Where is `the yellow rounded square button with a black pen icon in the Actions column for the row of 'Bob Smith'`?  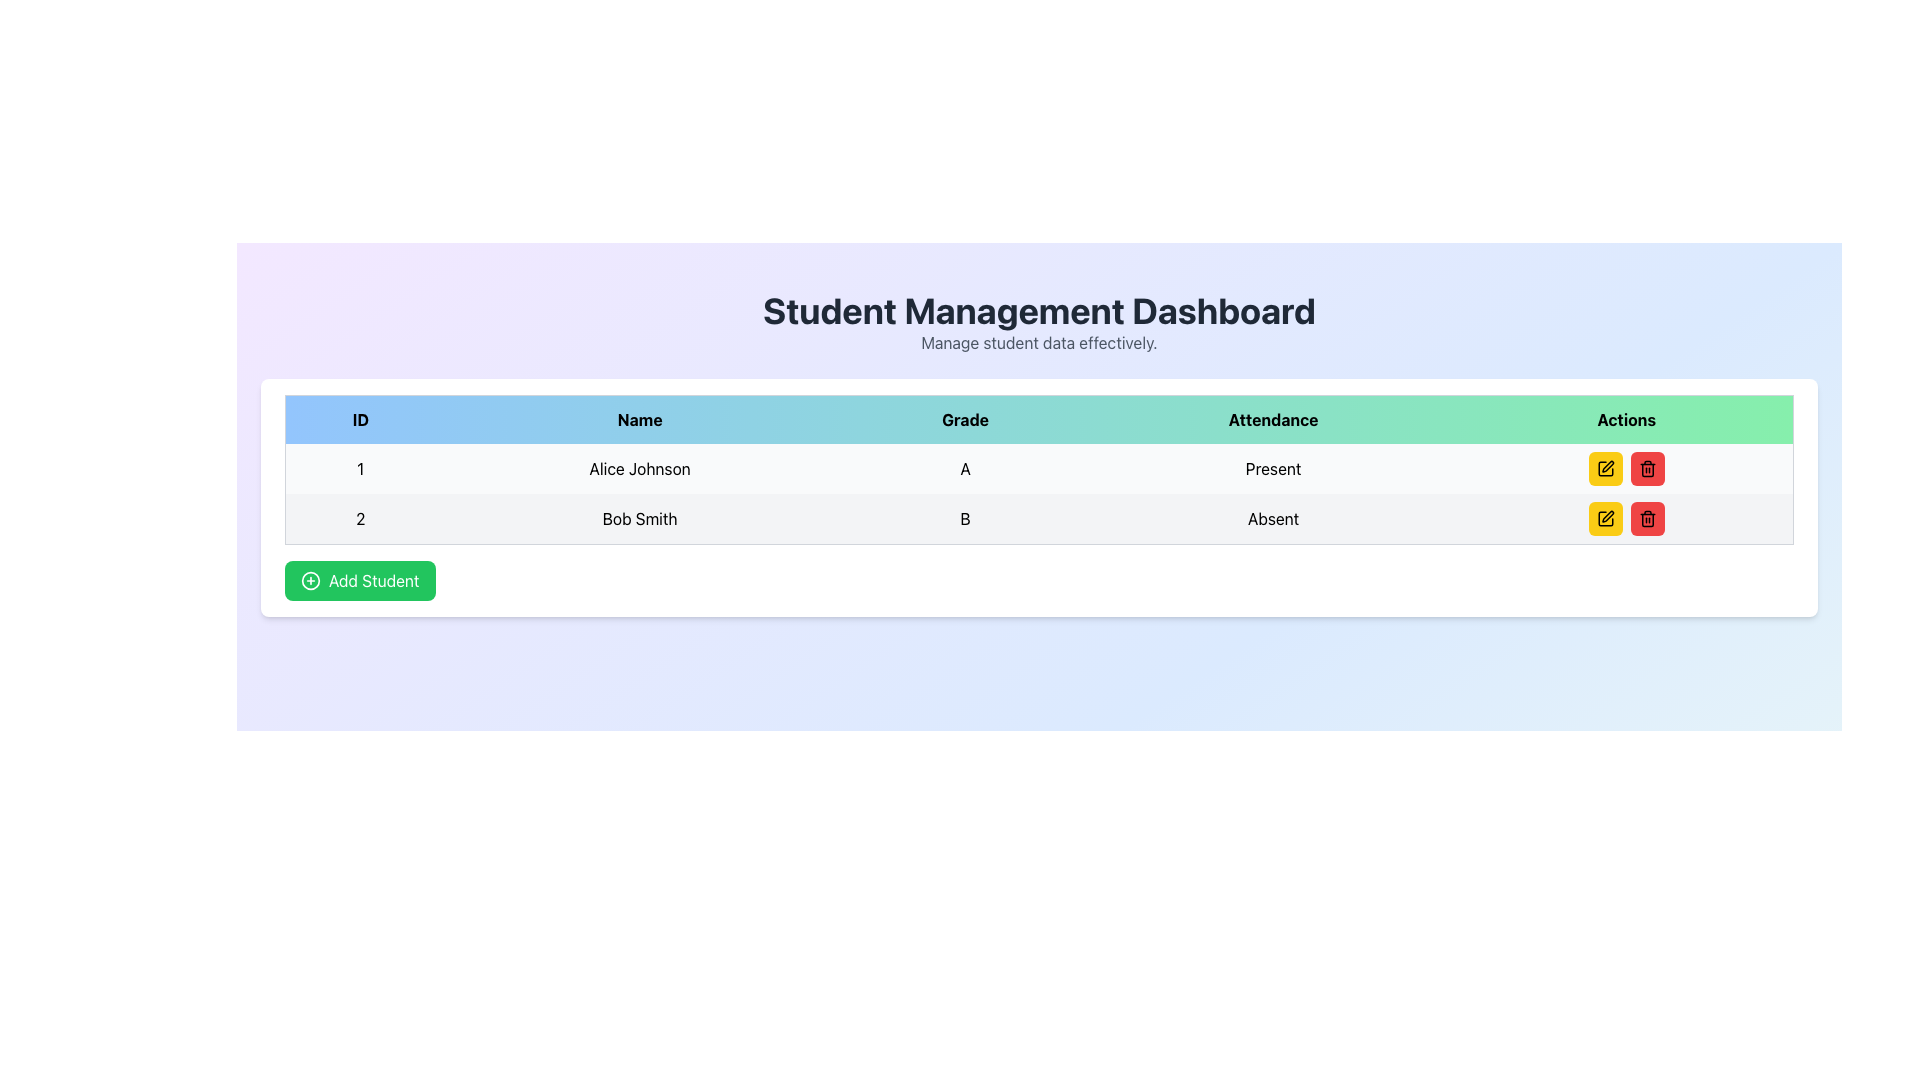 the yellow rounded square button with a black pen icon in the Actions column for the row of 'Bob Smith' is located at coordinates (1605, 518).